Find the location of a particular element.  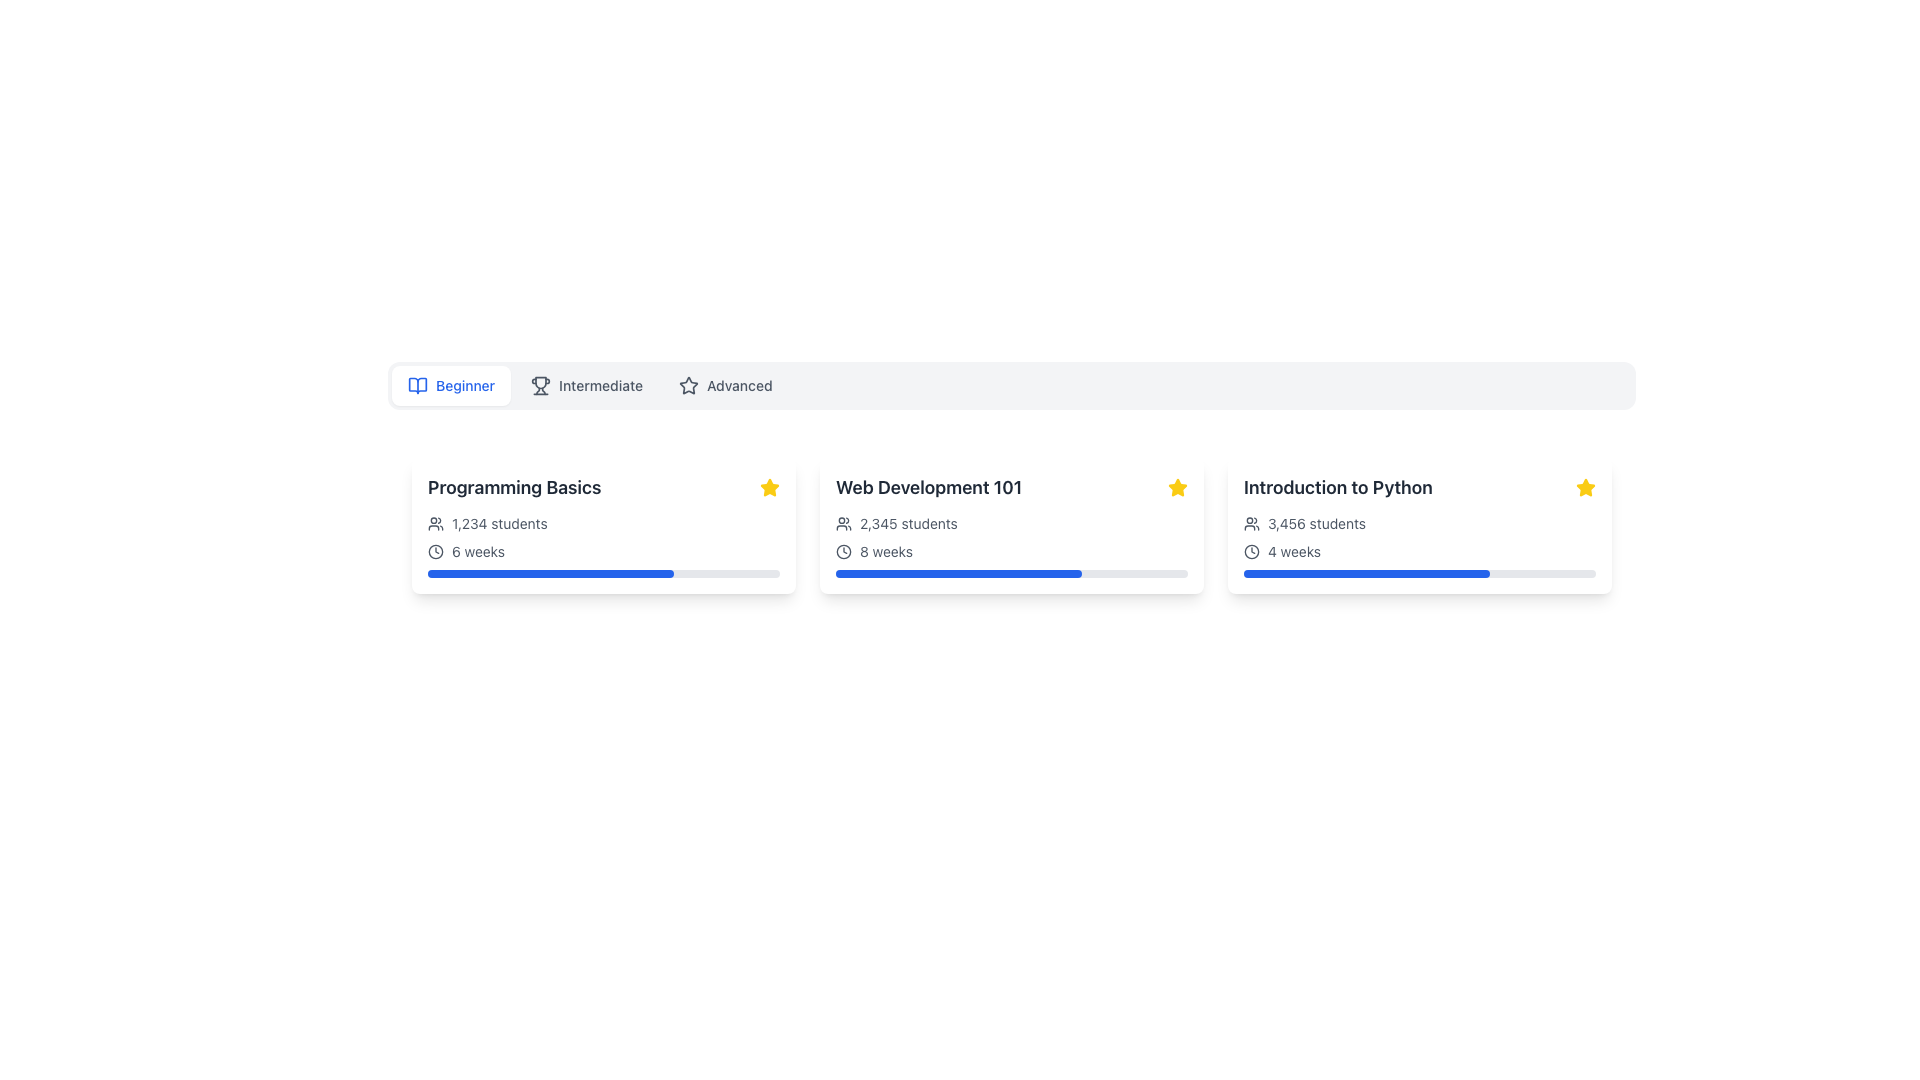

the circular outline of the clock face represented as an SVG graphical component, which is part of a clock icon styled with the class 'lucide lucide-clock', located adjacent to the text '6 weeks' is located at coordinates (1251, 551).